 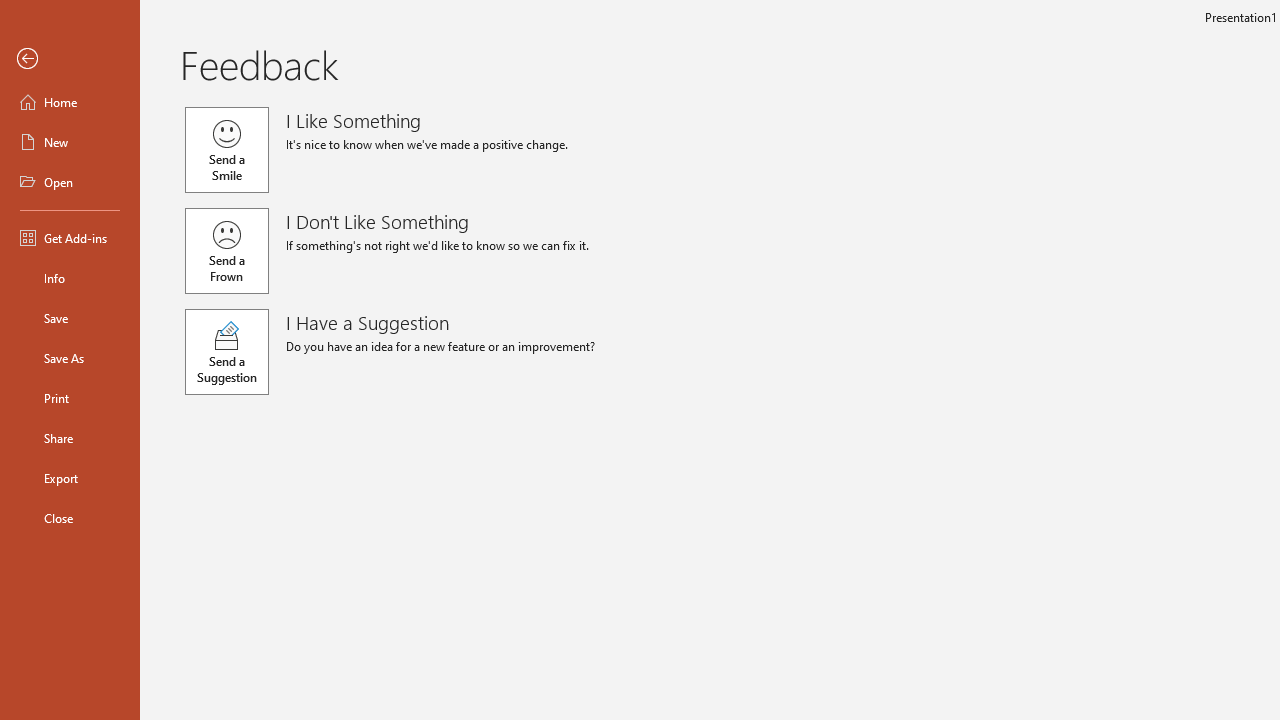 What do you see at coordinates (69, 398) in the screenshot?
I see `'Print'` at bounding box center [69, 398].